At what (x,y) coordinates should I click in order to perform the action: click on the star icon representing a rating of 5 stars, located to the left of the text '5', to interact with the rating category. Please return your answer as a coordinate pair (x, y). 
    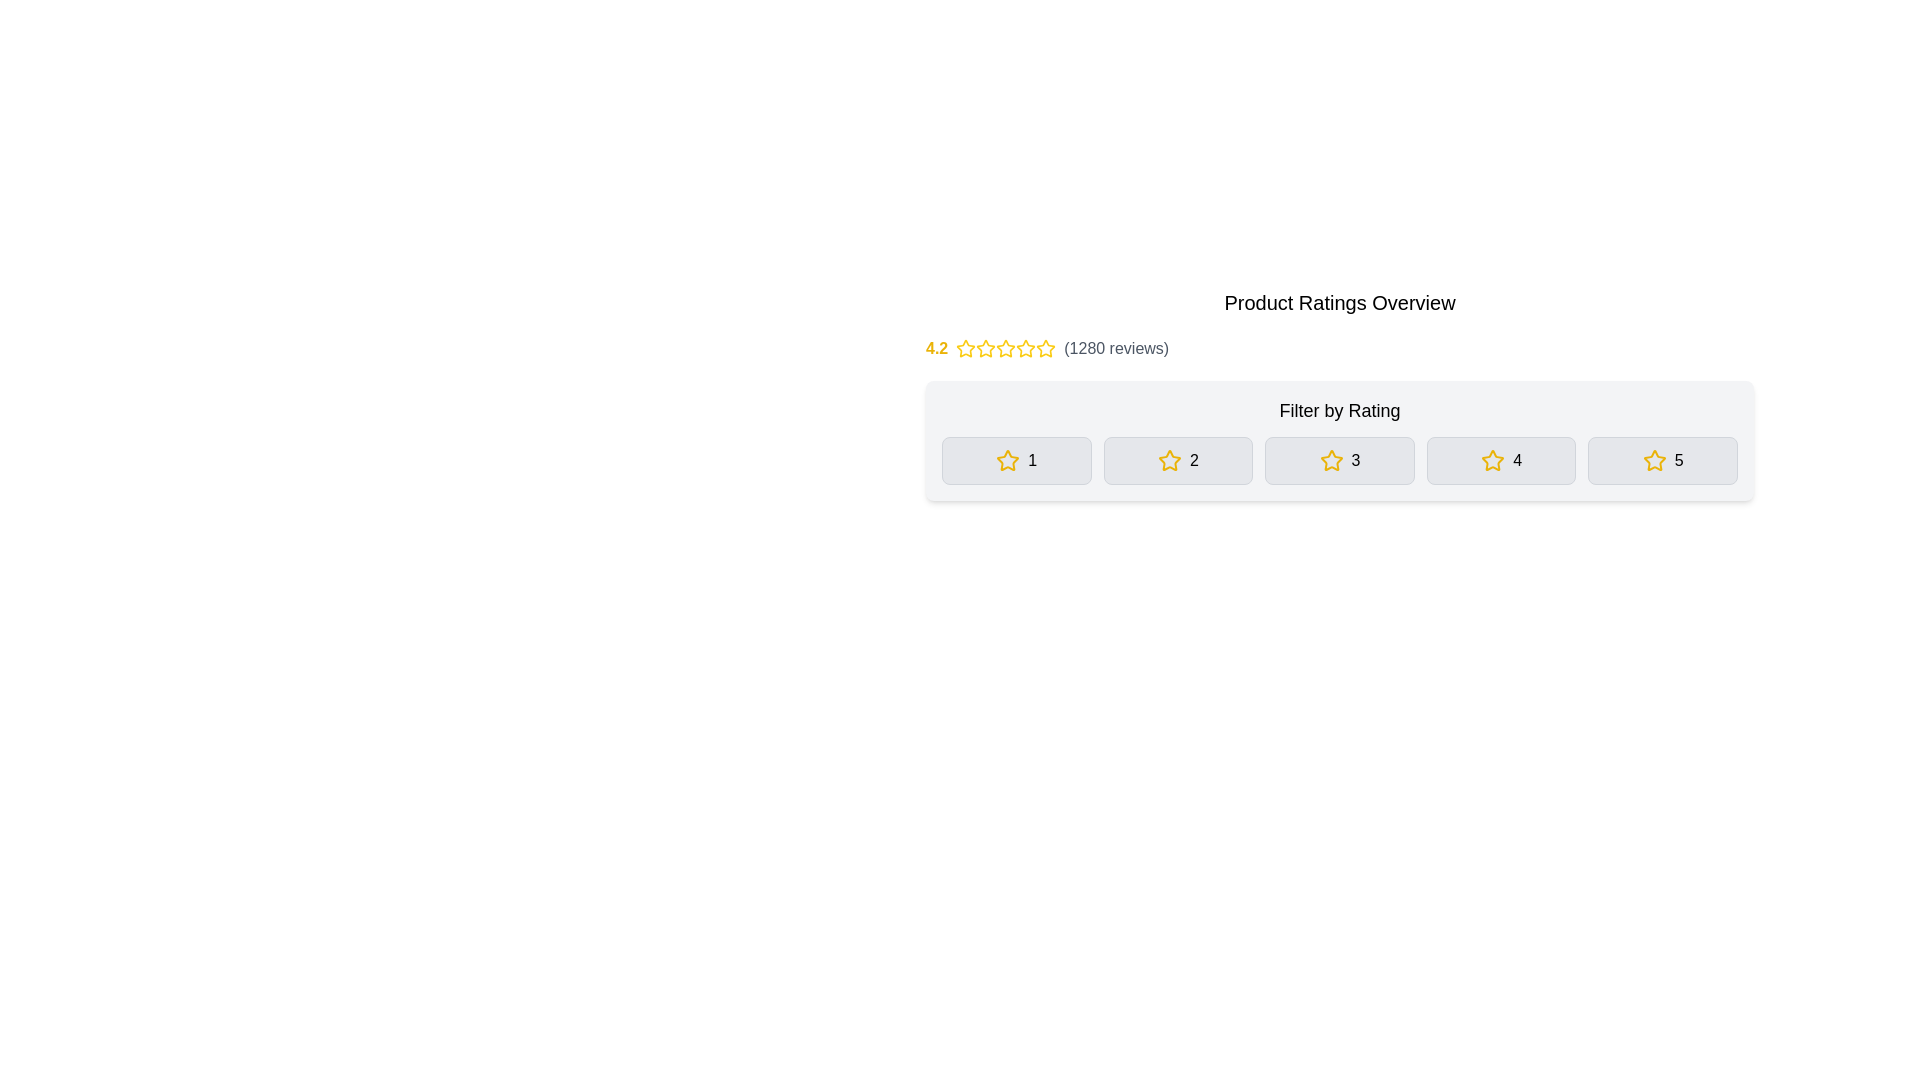
    Looking at the image, I should click on (1654, 461).